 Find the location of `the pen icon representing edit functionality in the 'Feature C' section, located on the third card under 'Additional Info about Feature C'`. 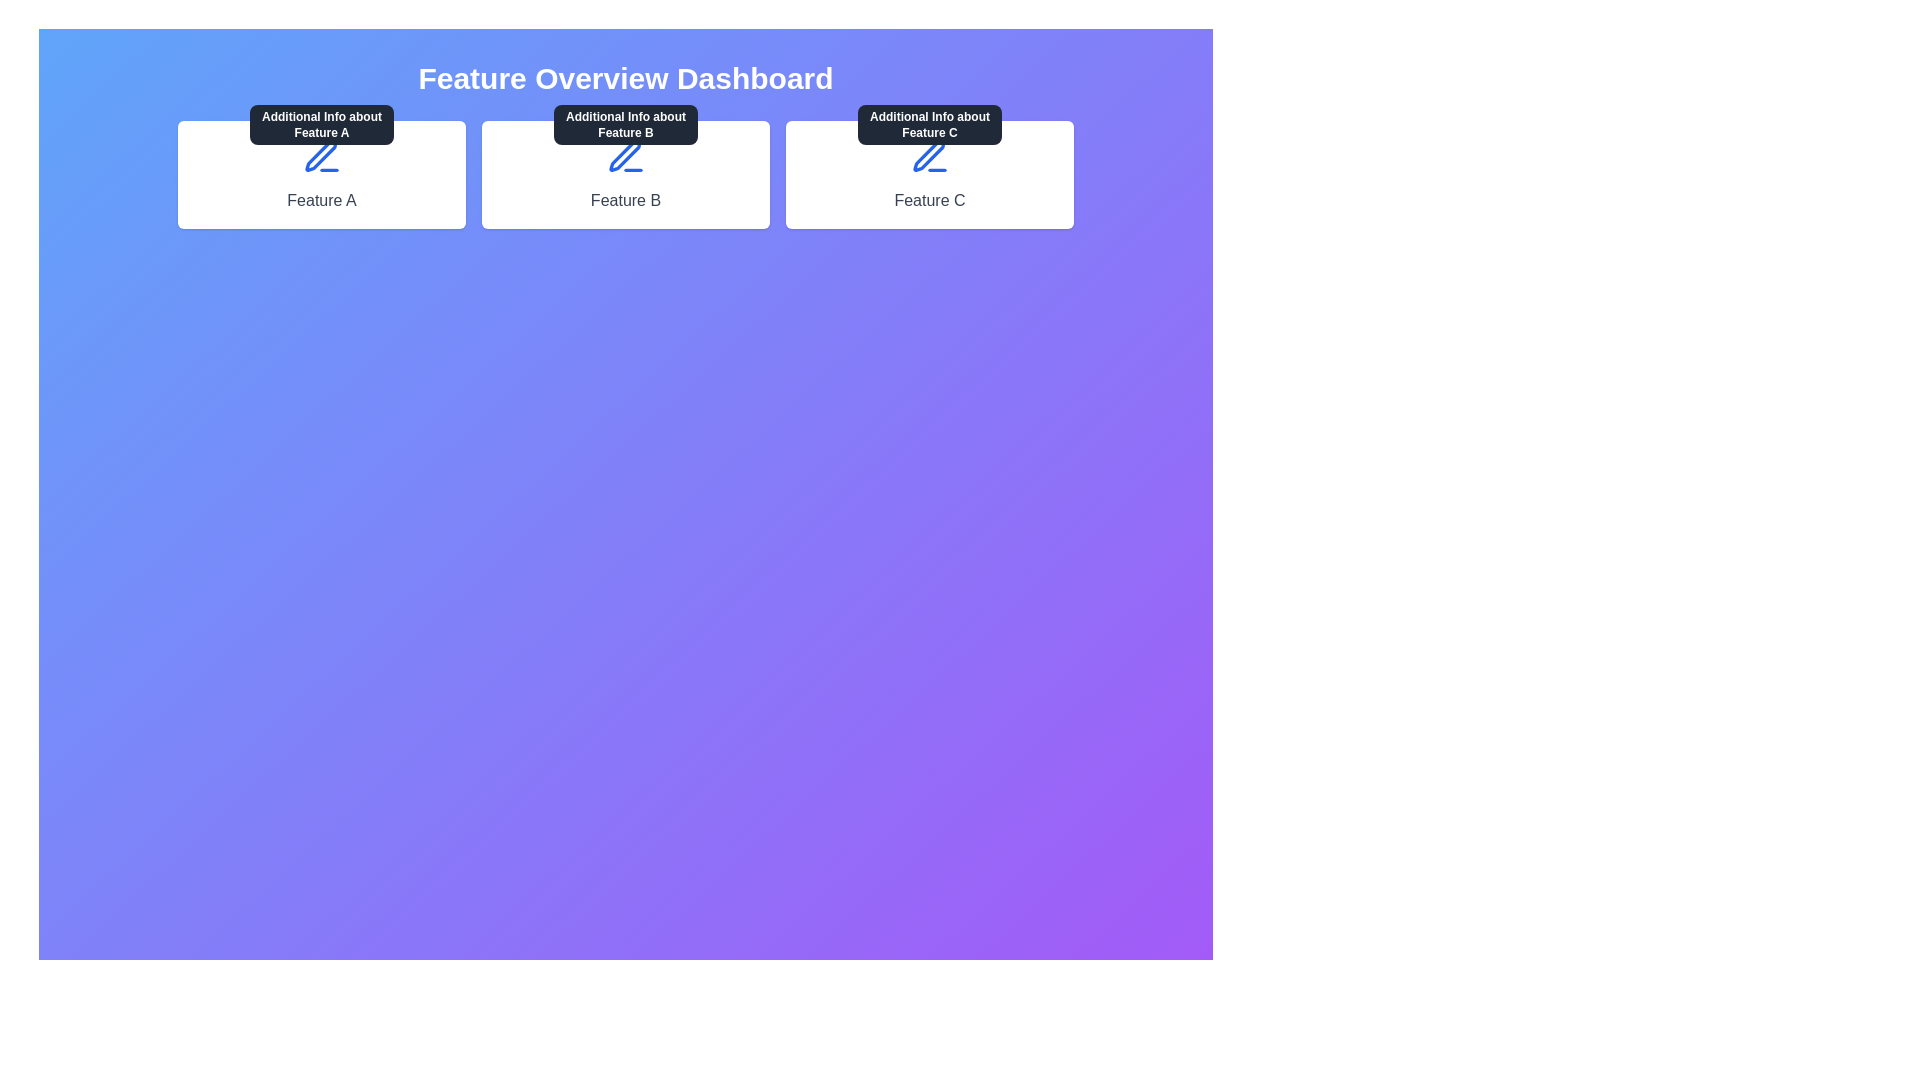

the pen icon representing edit functionality in the 'Feature C' section, located on the third card under 'Additional Info about Feature C' is located at coordinates (929, 156).